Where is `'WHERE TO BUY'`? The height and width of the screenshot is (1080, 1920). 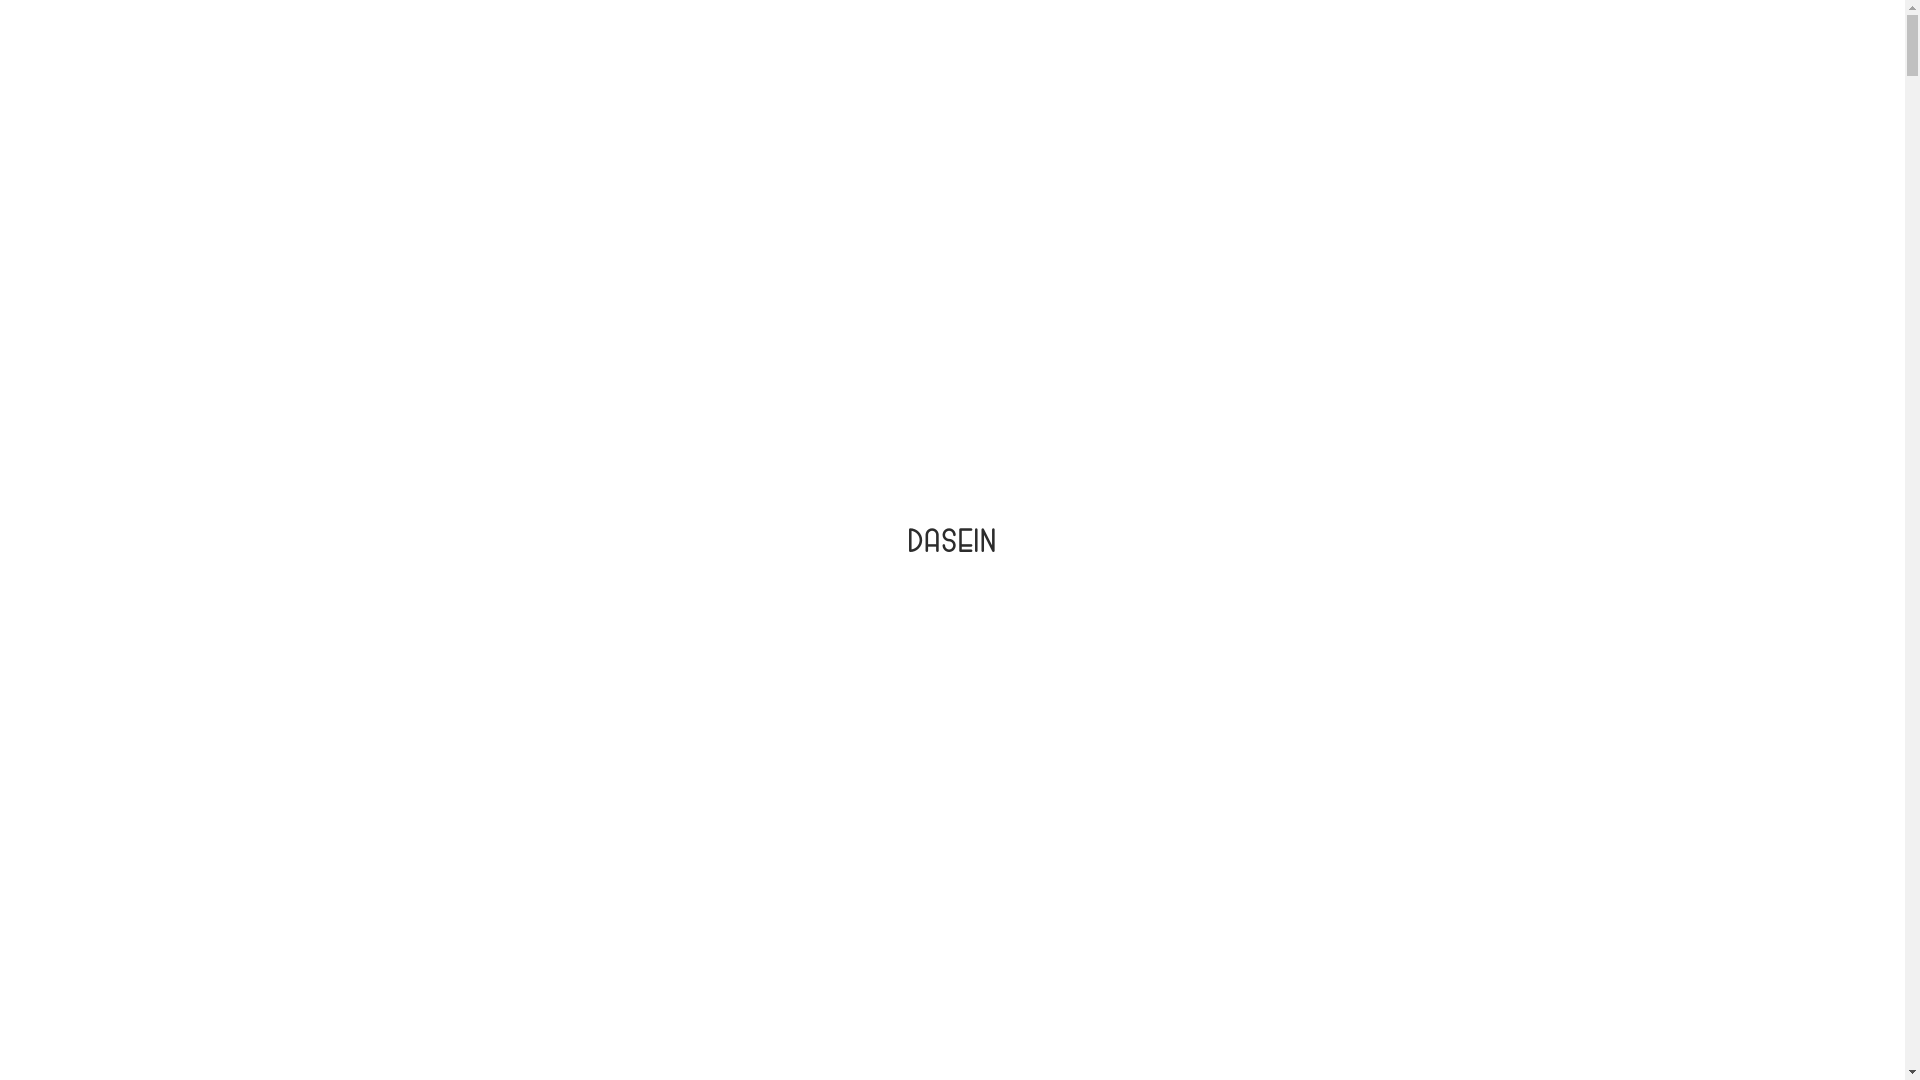
'WHERE TO BUY' is located at coordinates (1246, 72).